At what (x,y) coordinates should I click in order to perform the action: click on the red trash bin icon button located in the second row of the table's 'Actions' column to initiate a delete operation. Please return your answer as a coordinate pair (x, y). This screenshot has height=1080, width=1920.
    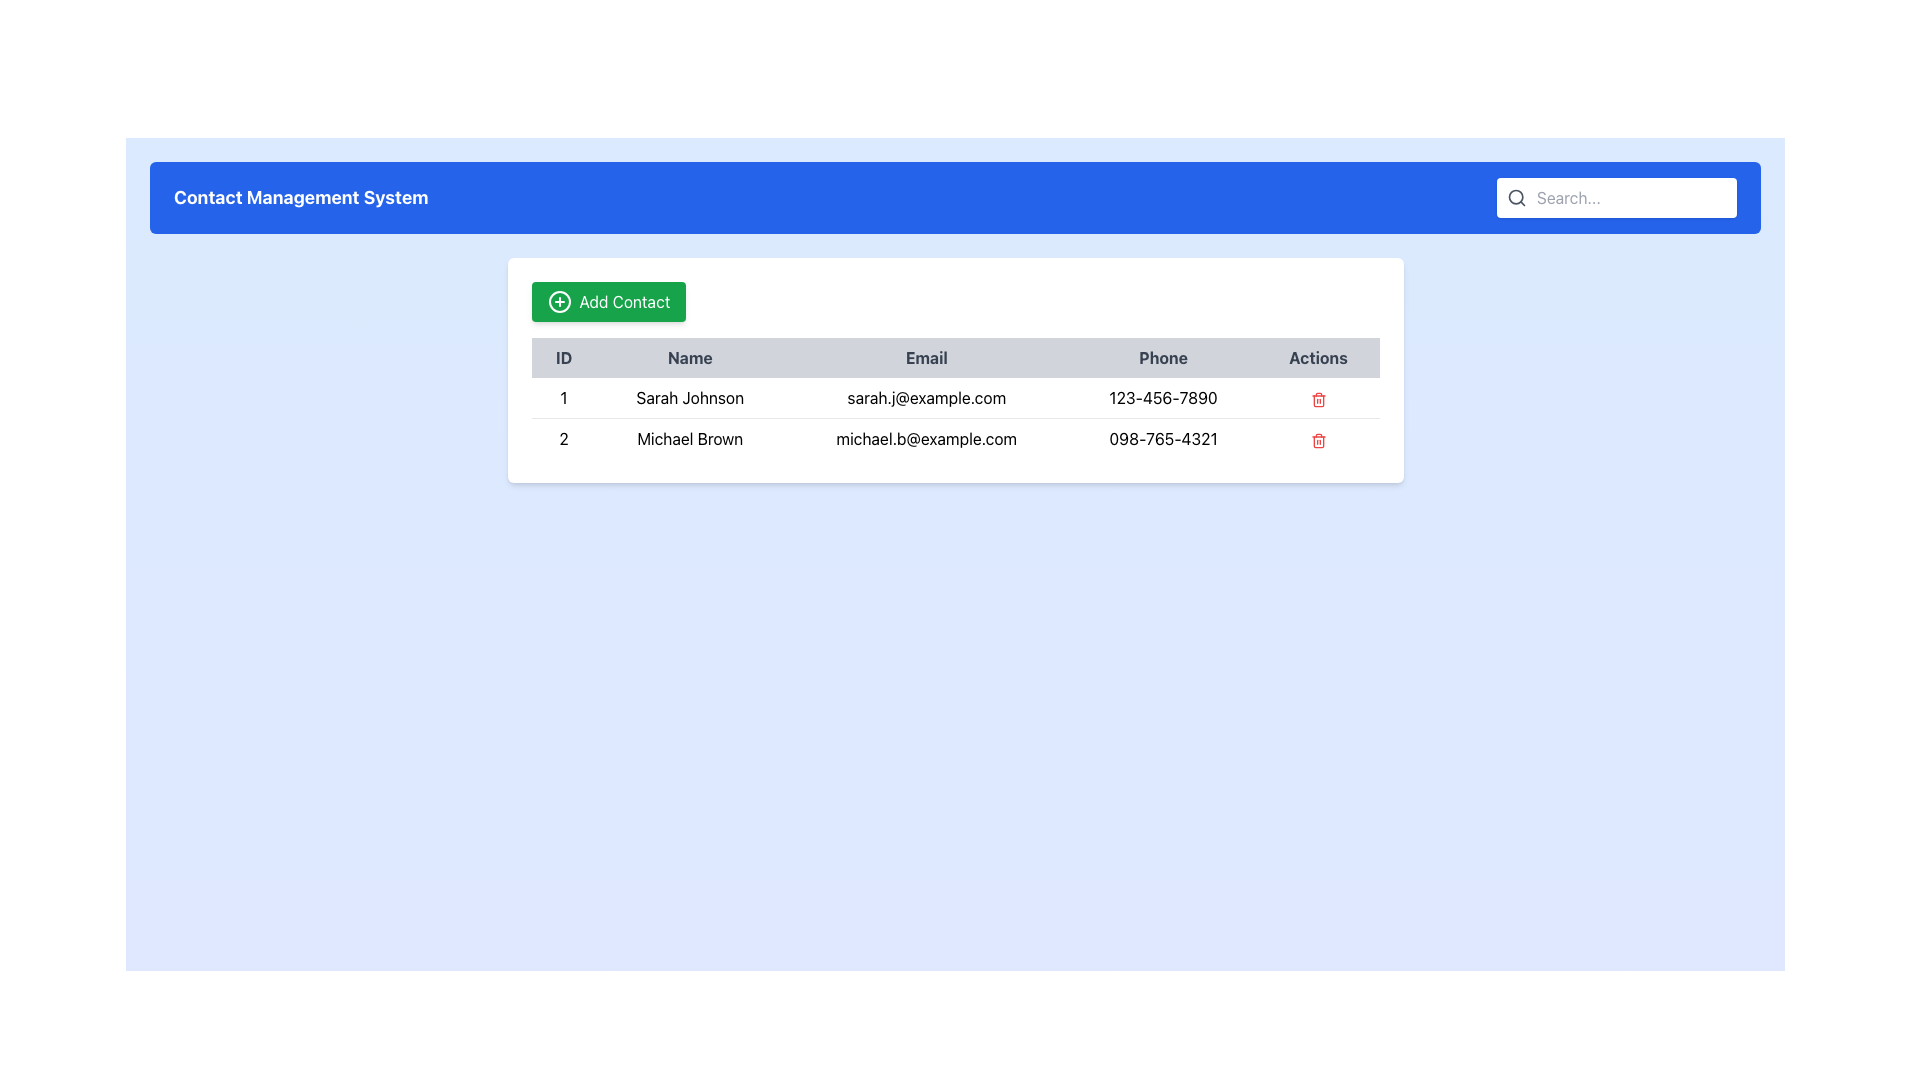
    Looking at the image, I should click on (1318, 438).